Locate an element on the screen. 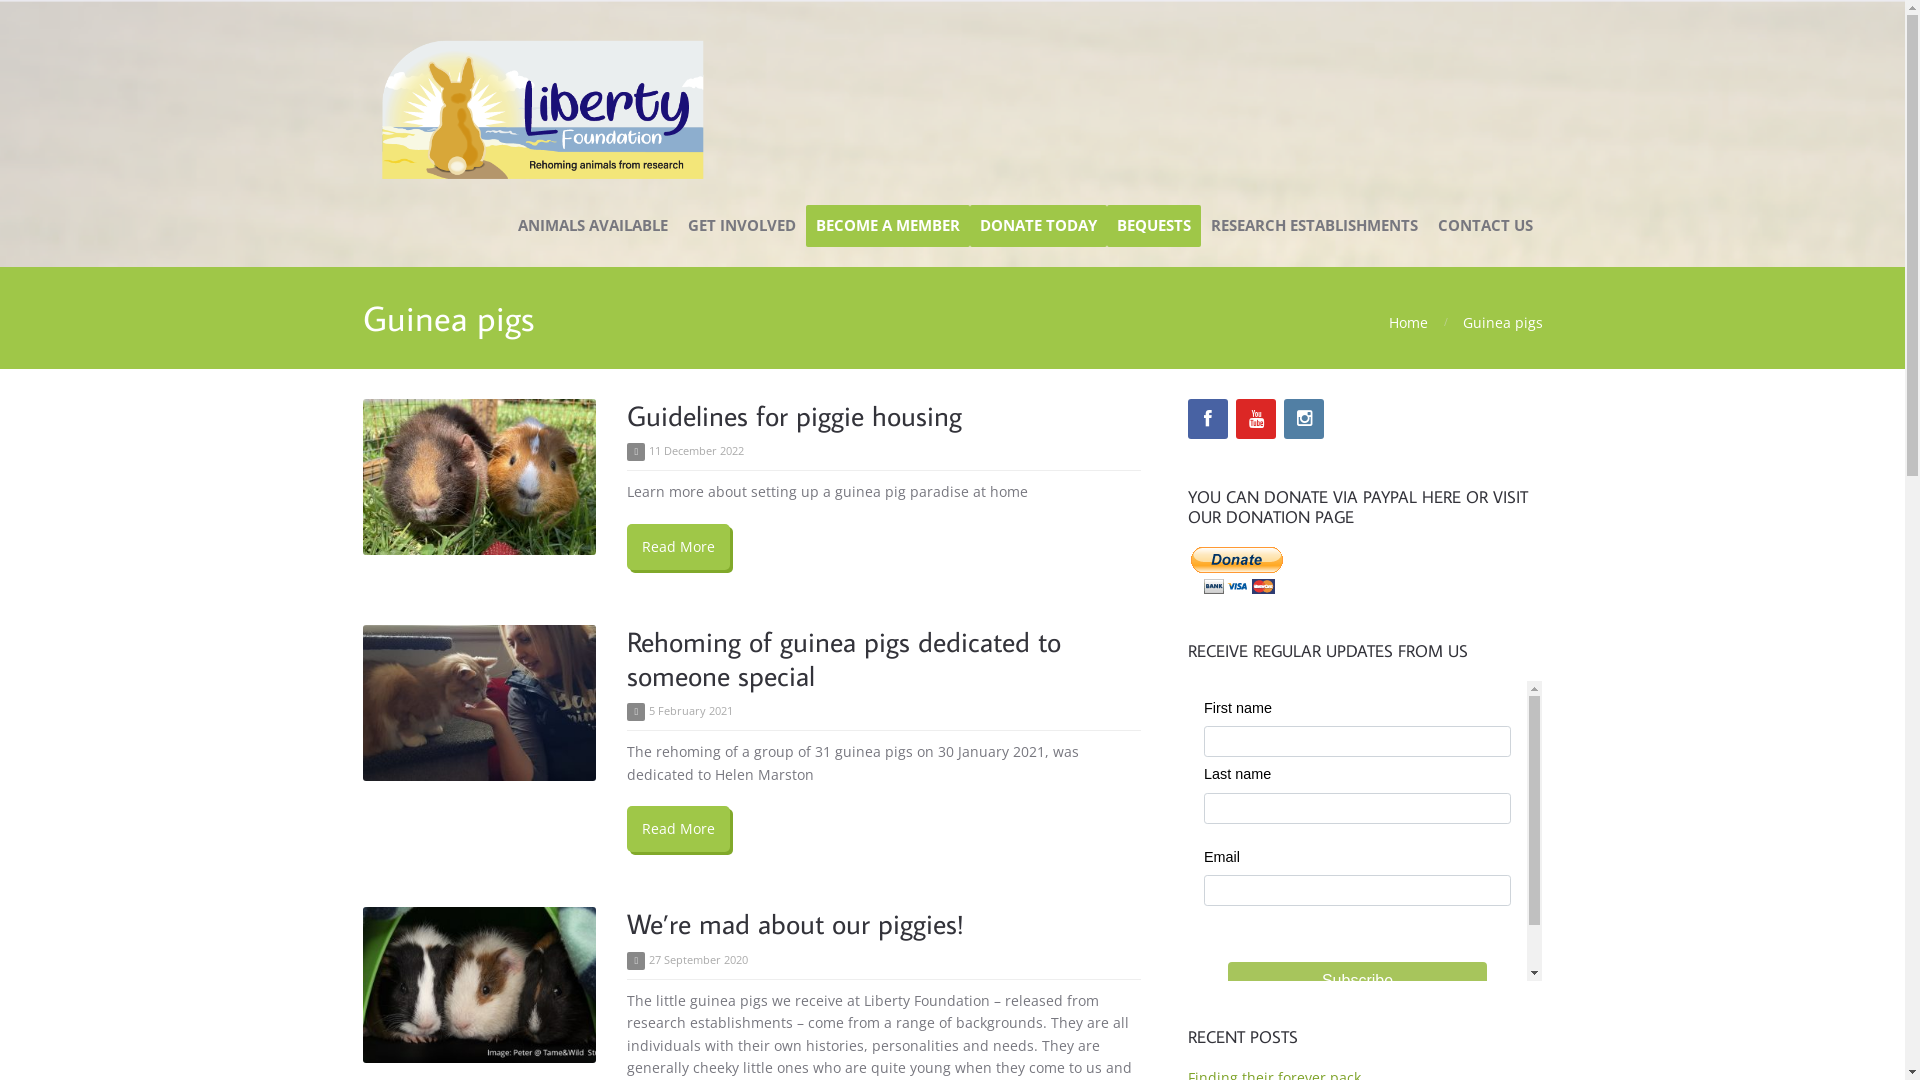 The width and height of the screenshot is (1920, 1080). 'Instagram' is located at coordinates (1304, 418).